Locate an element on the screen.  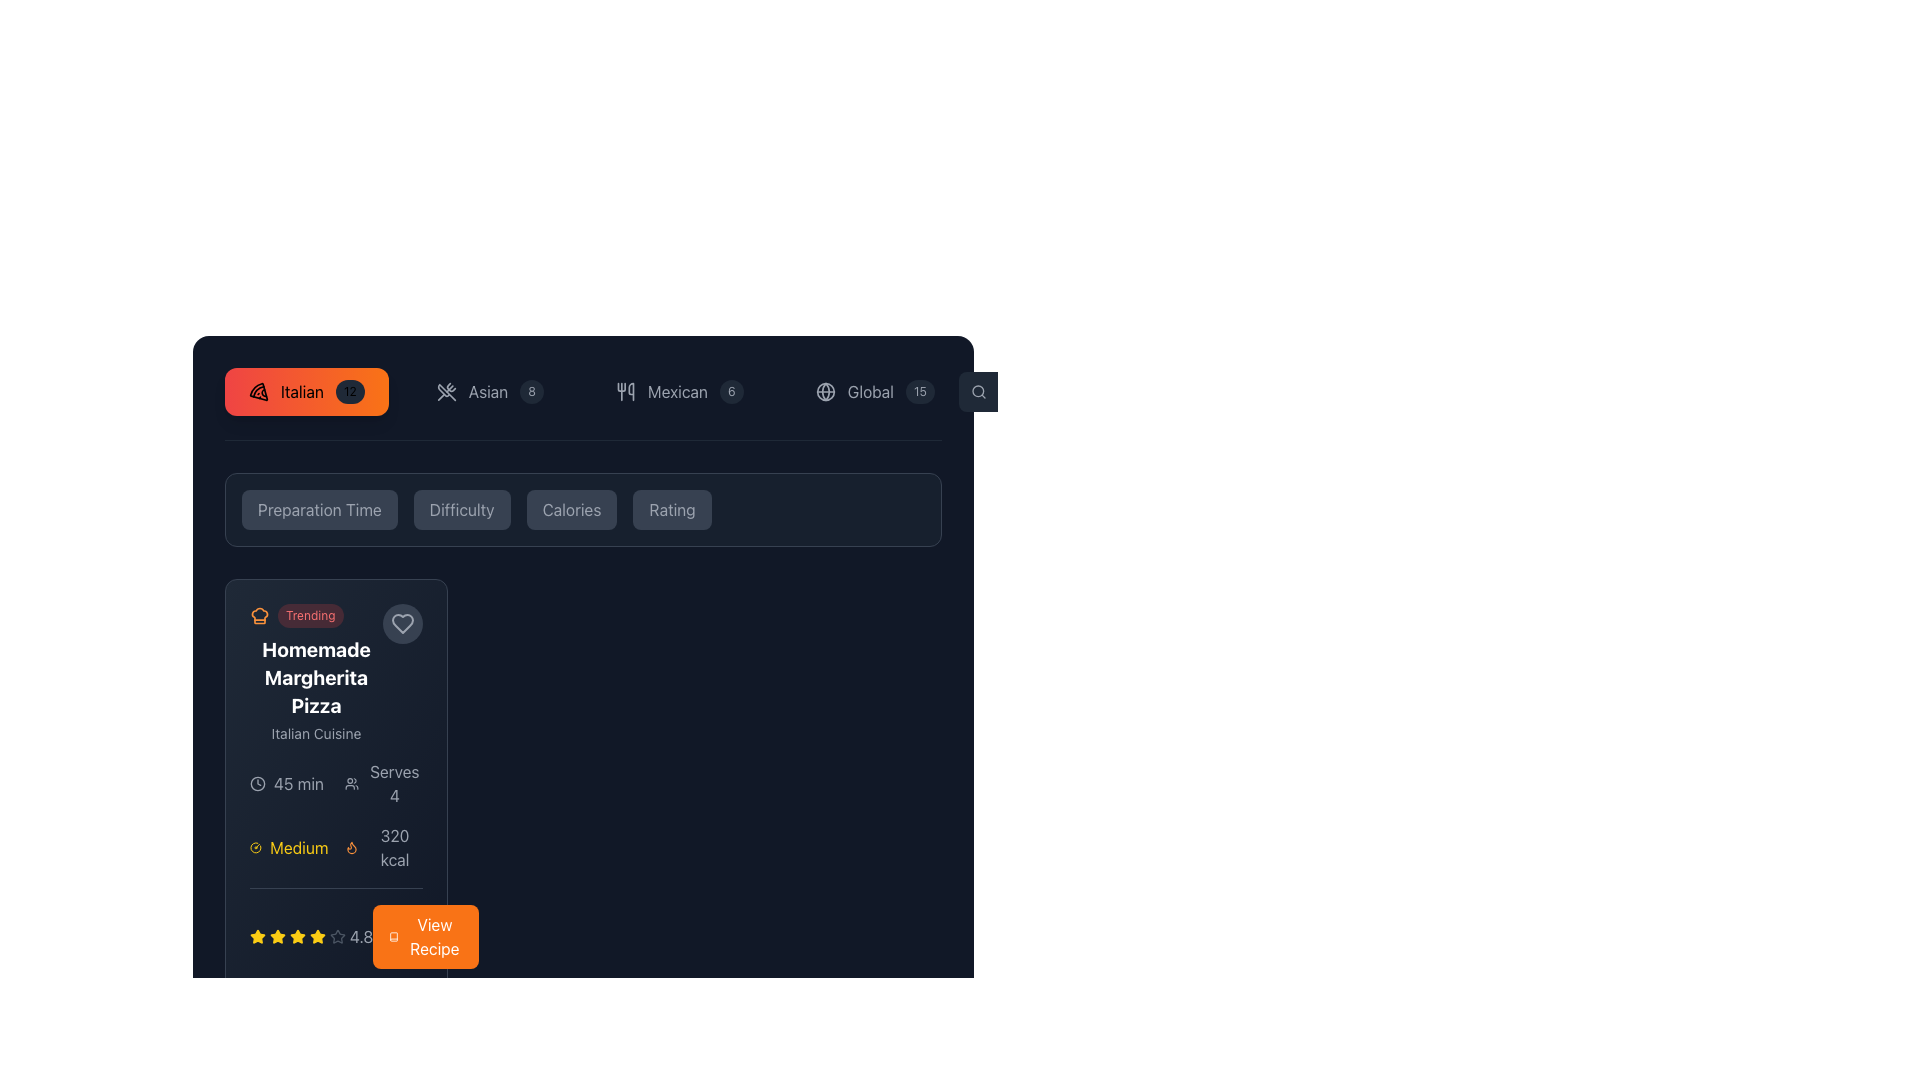
the small, rounded-value indicator with a gray background showing '15', located to the right of the 'Global' label and icon is located at coordinates (919, 392).